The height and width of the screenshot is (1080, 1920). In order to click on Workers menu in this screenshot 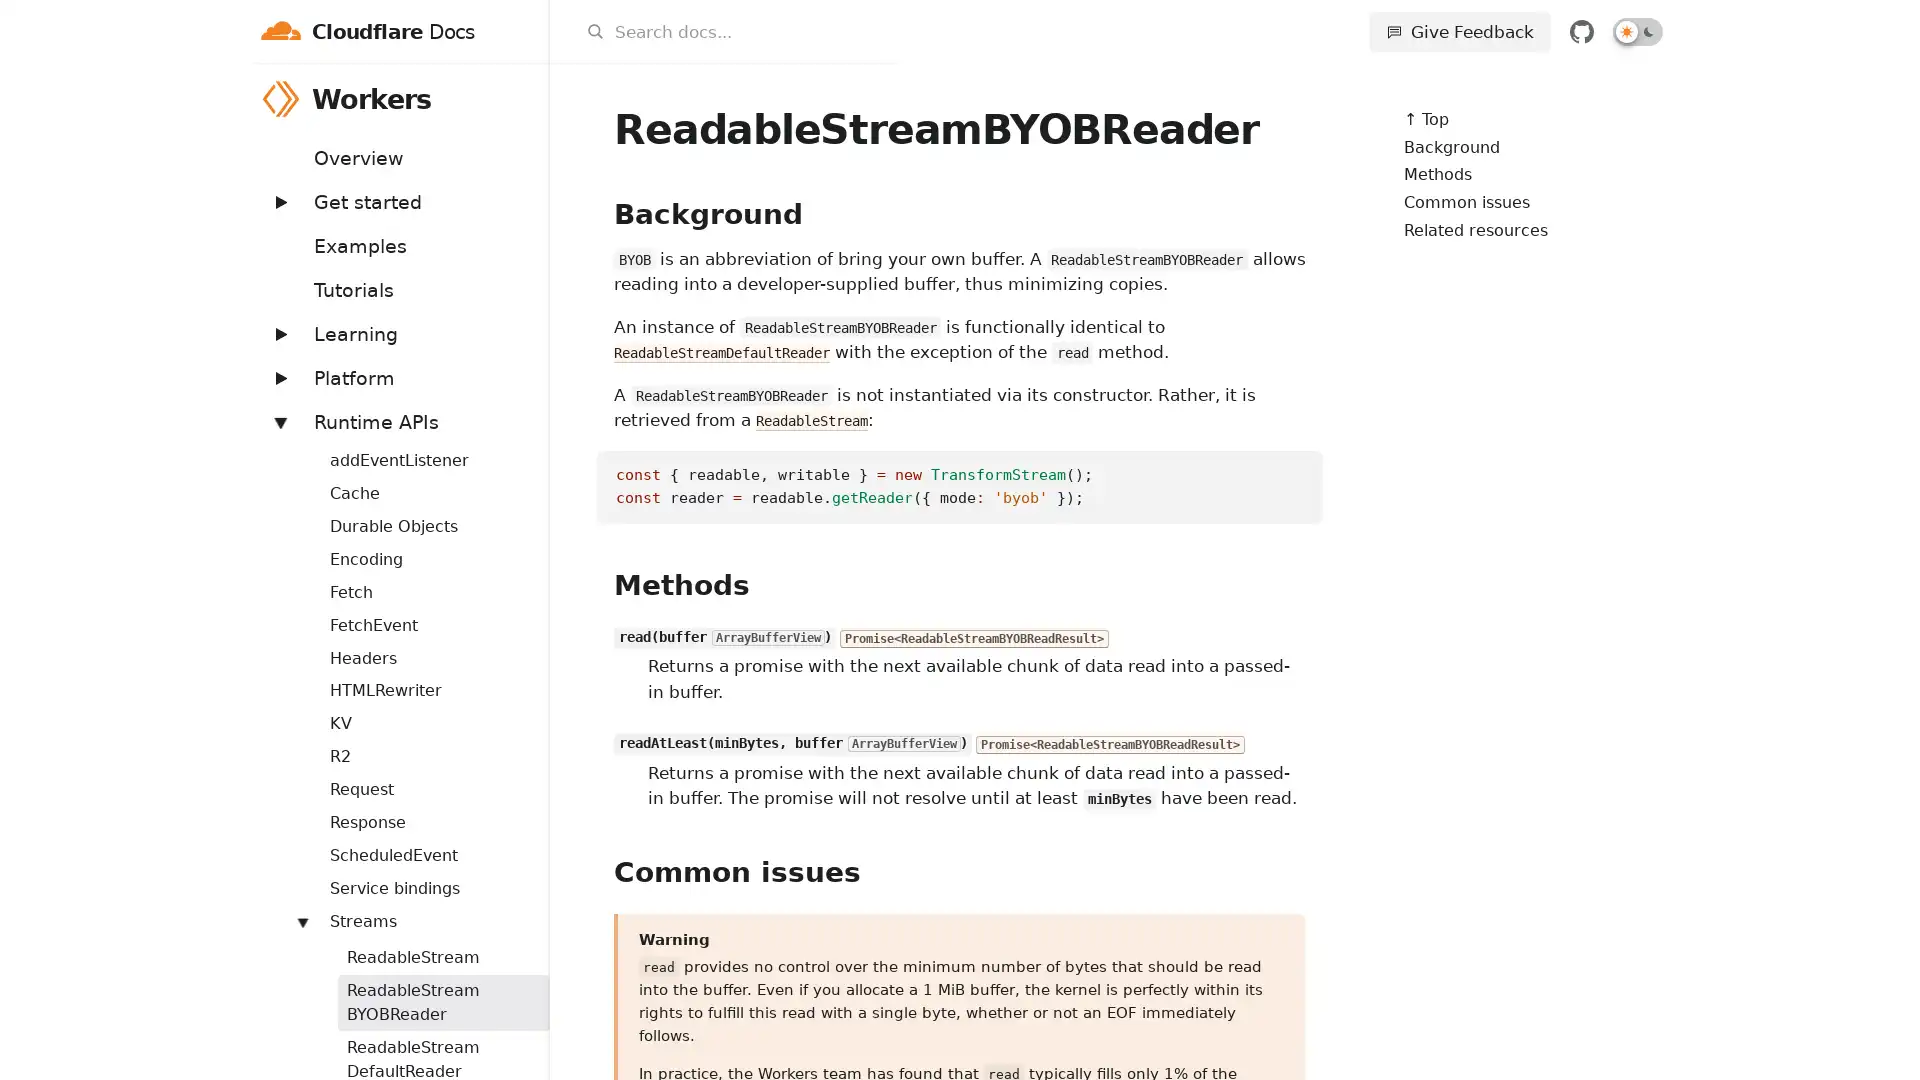, I will do `click(522, 98)`.